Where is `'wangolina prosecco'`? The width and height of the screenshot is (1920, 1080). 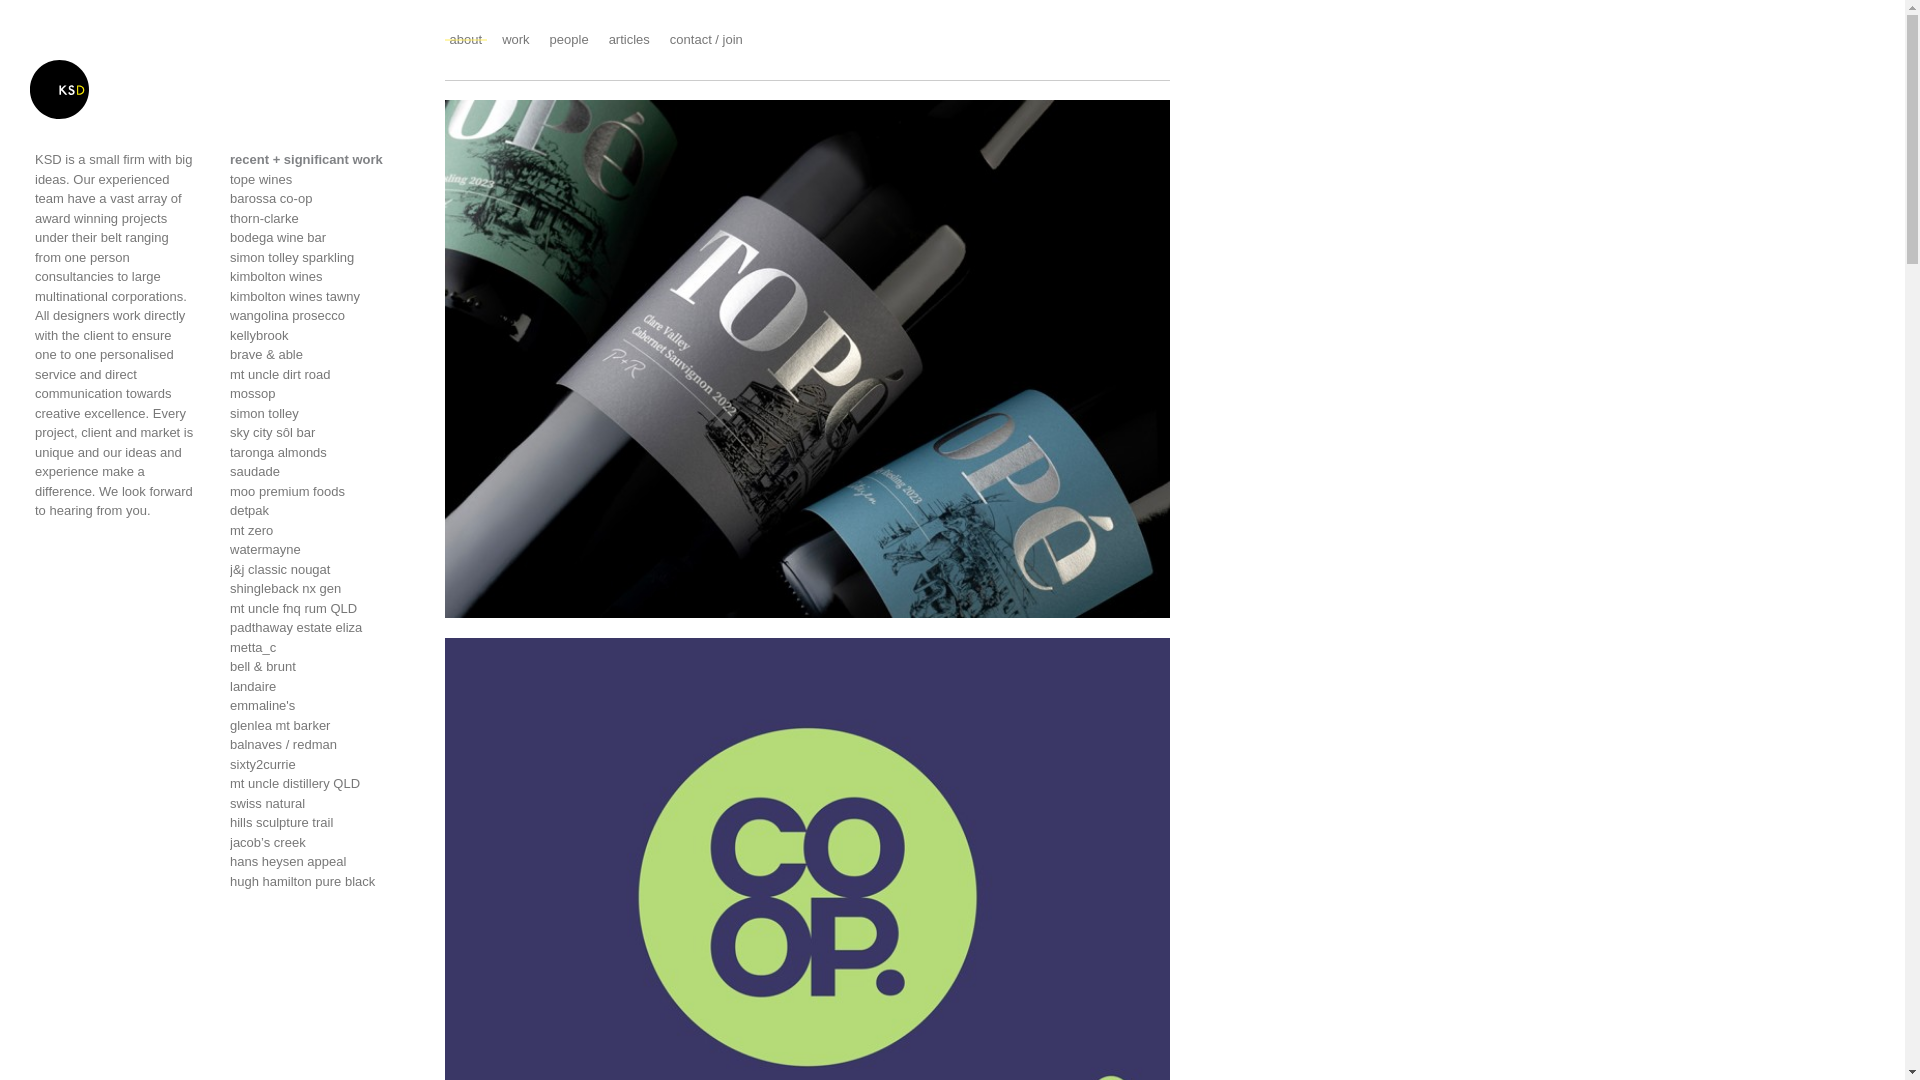
'wangolina prosecco' is located at coordinates (320, 315).